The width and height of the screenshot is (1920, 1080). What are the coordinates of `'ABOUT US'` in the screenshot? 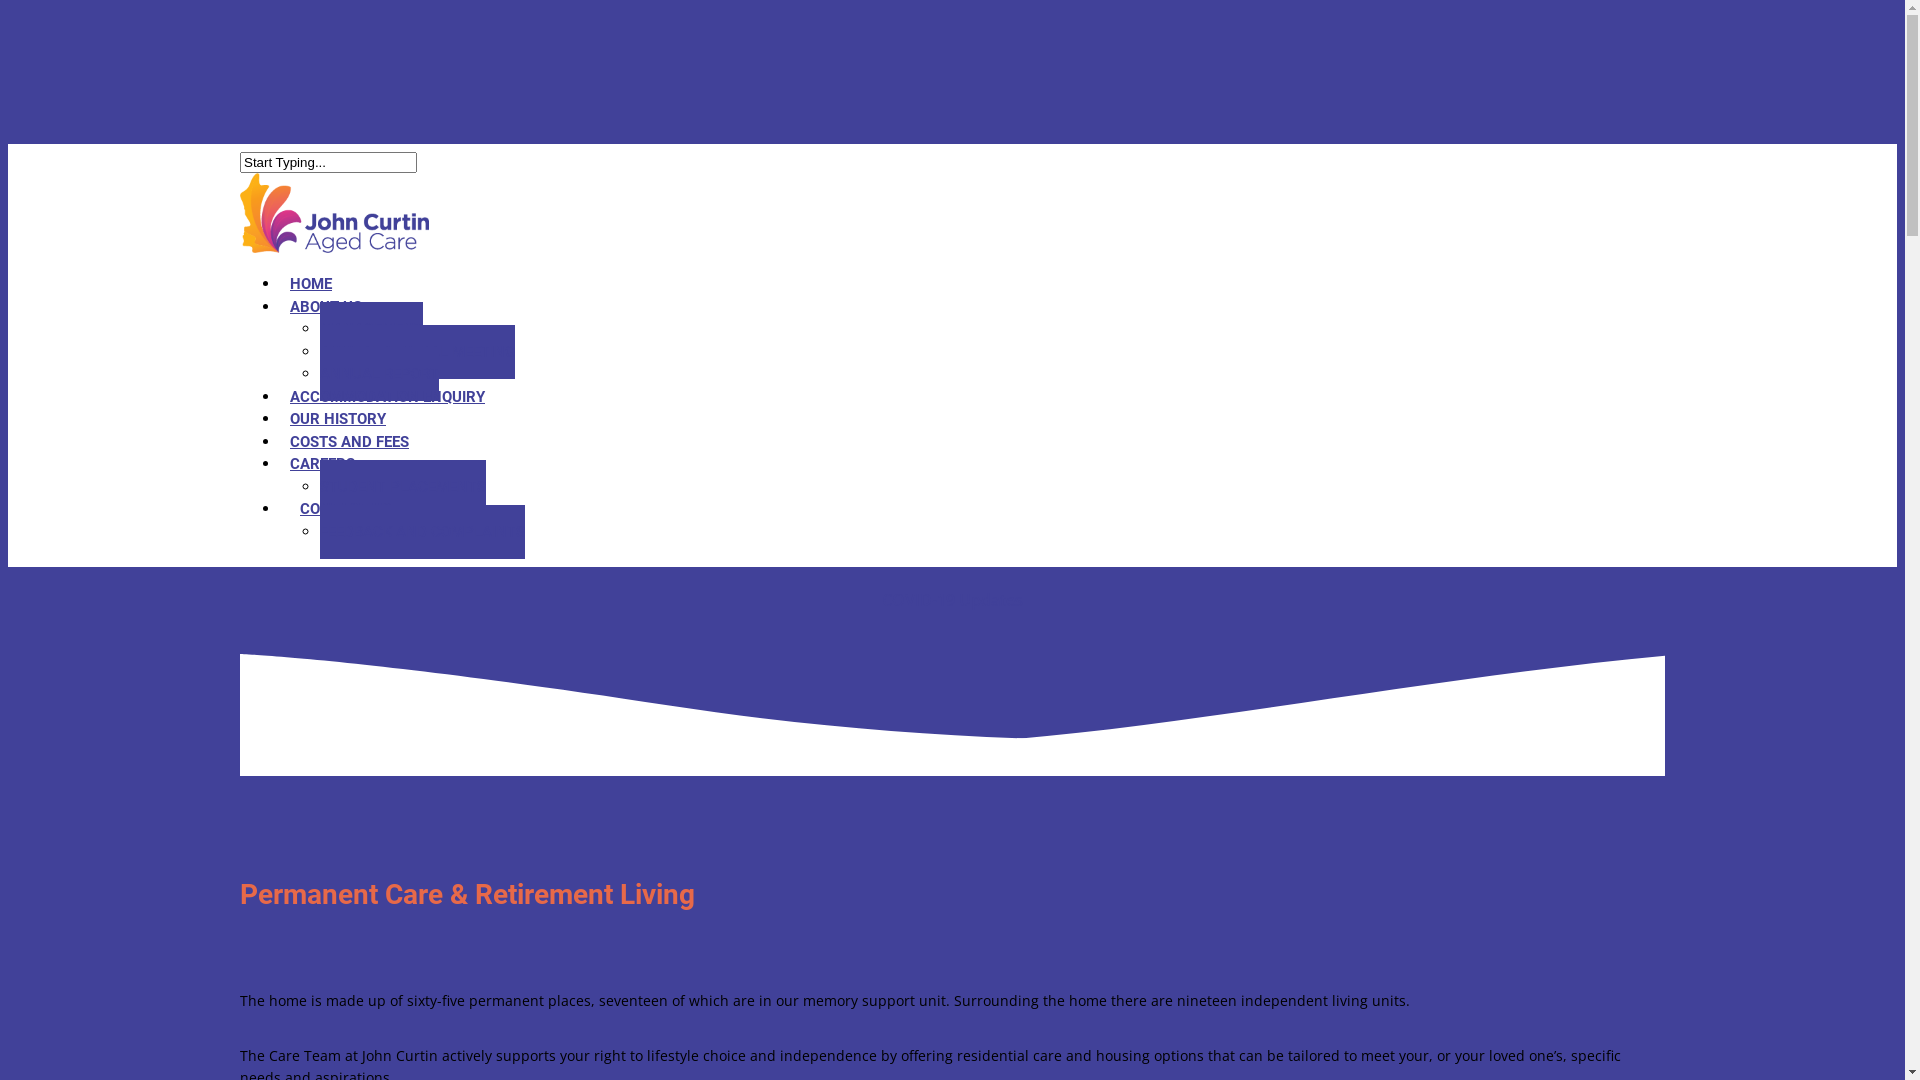 It's located at (326, 307).